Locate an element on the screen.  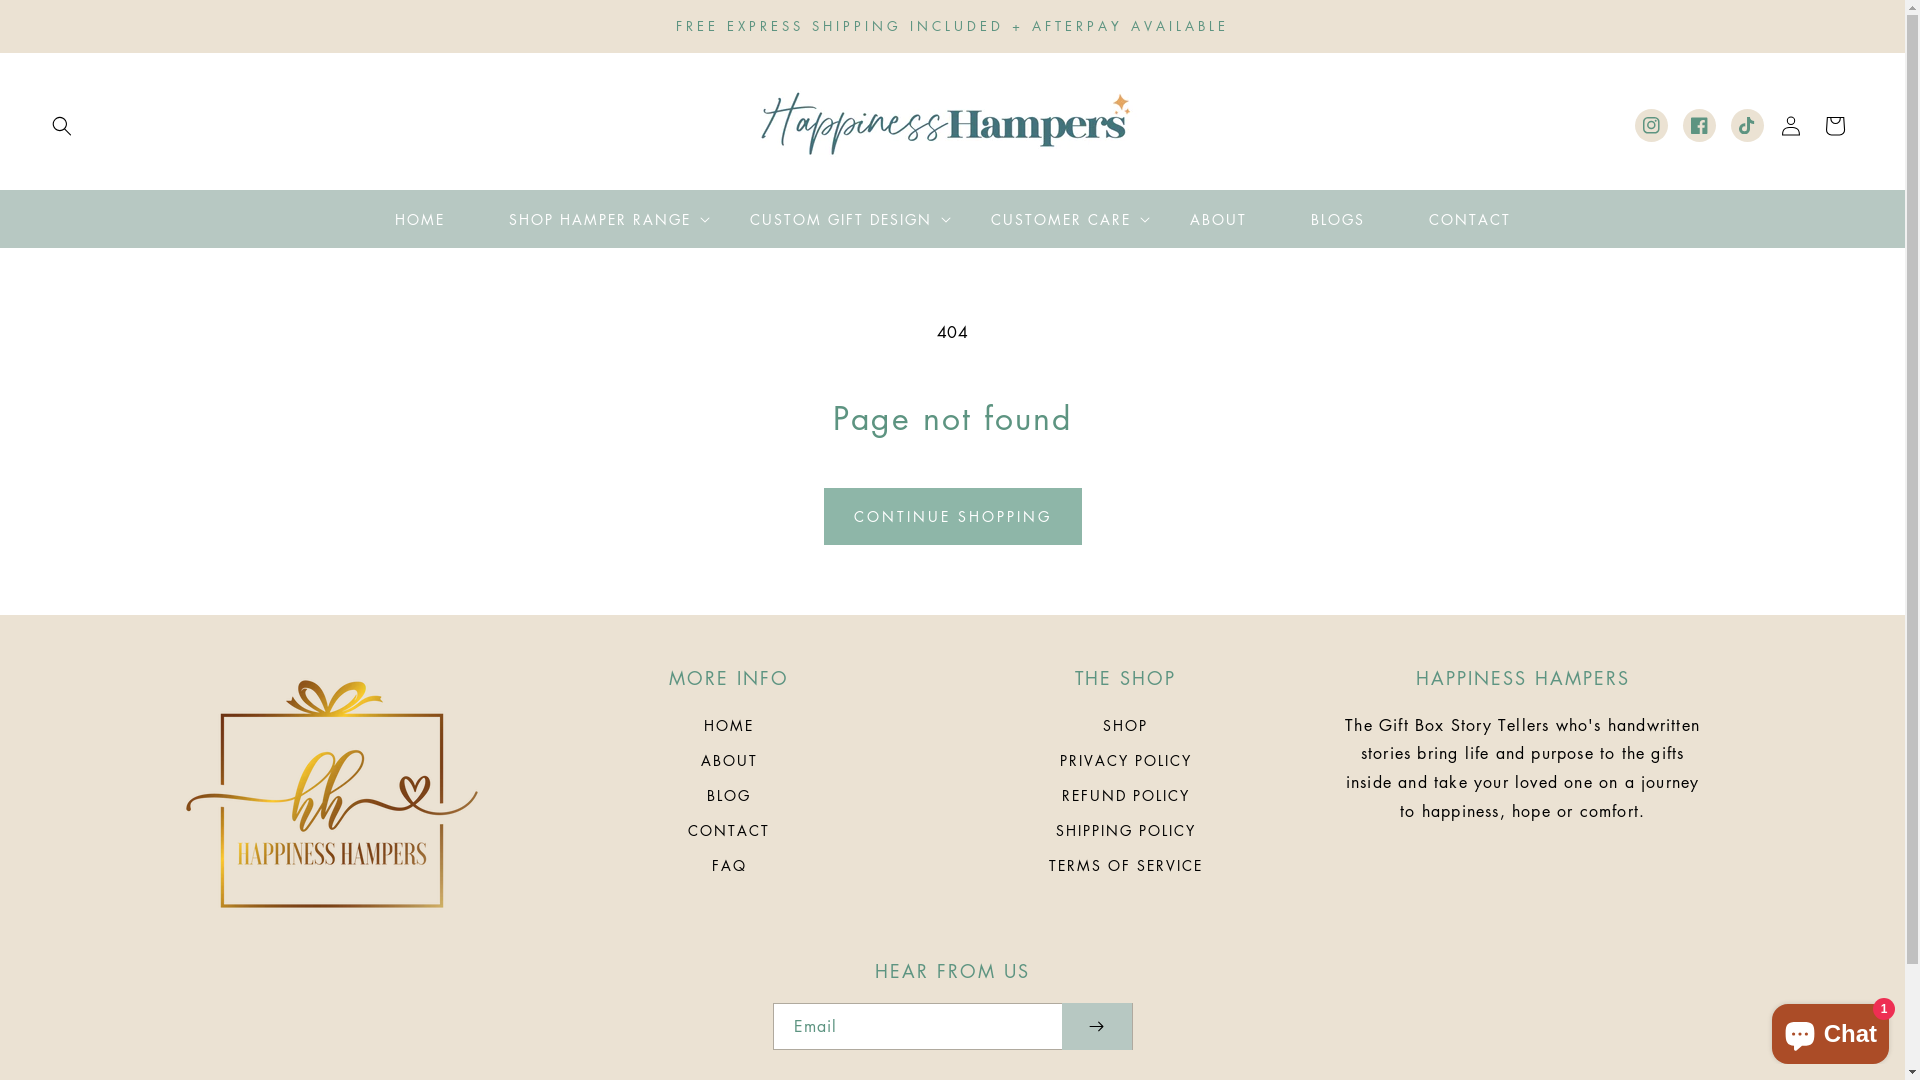
'SHIPPING POLICY' is located at coordinates (1055, 830).